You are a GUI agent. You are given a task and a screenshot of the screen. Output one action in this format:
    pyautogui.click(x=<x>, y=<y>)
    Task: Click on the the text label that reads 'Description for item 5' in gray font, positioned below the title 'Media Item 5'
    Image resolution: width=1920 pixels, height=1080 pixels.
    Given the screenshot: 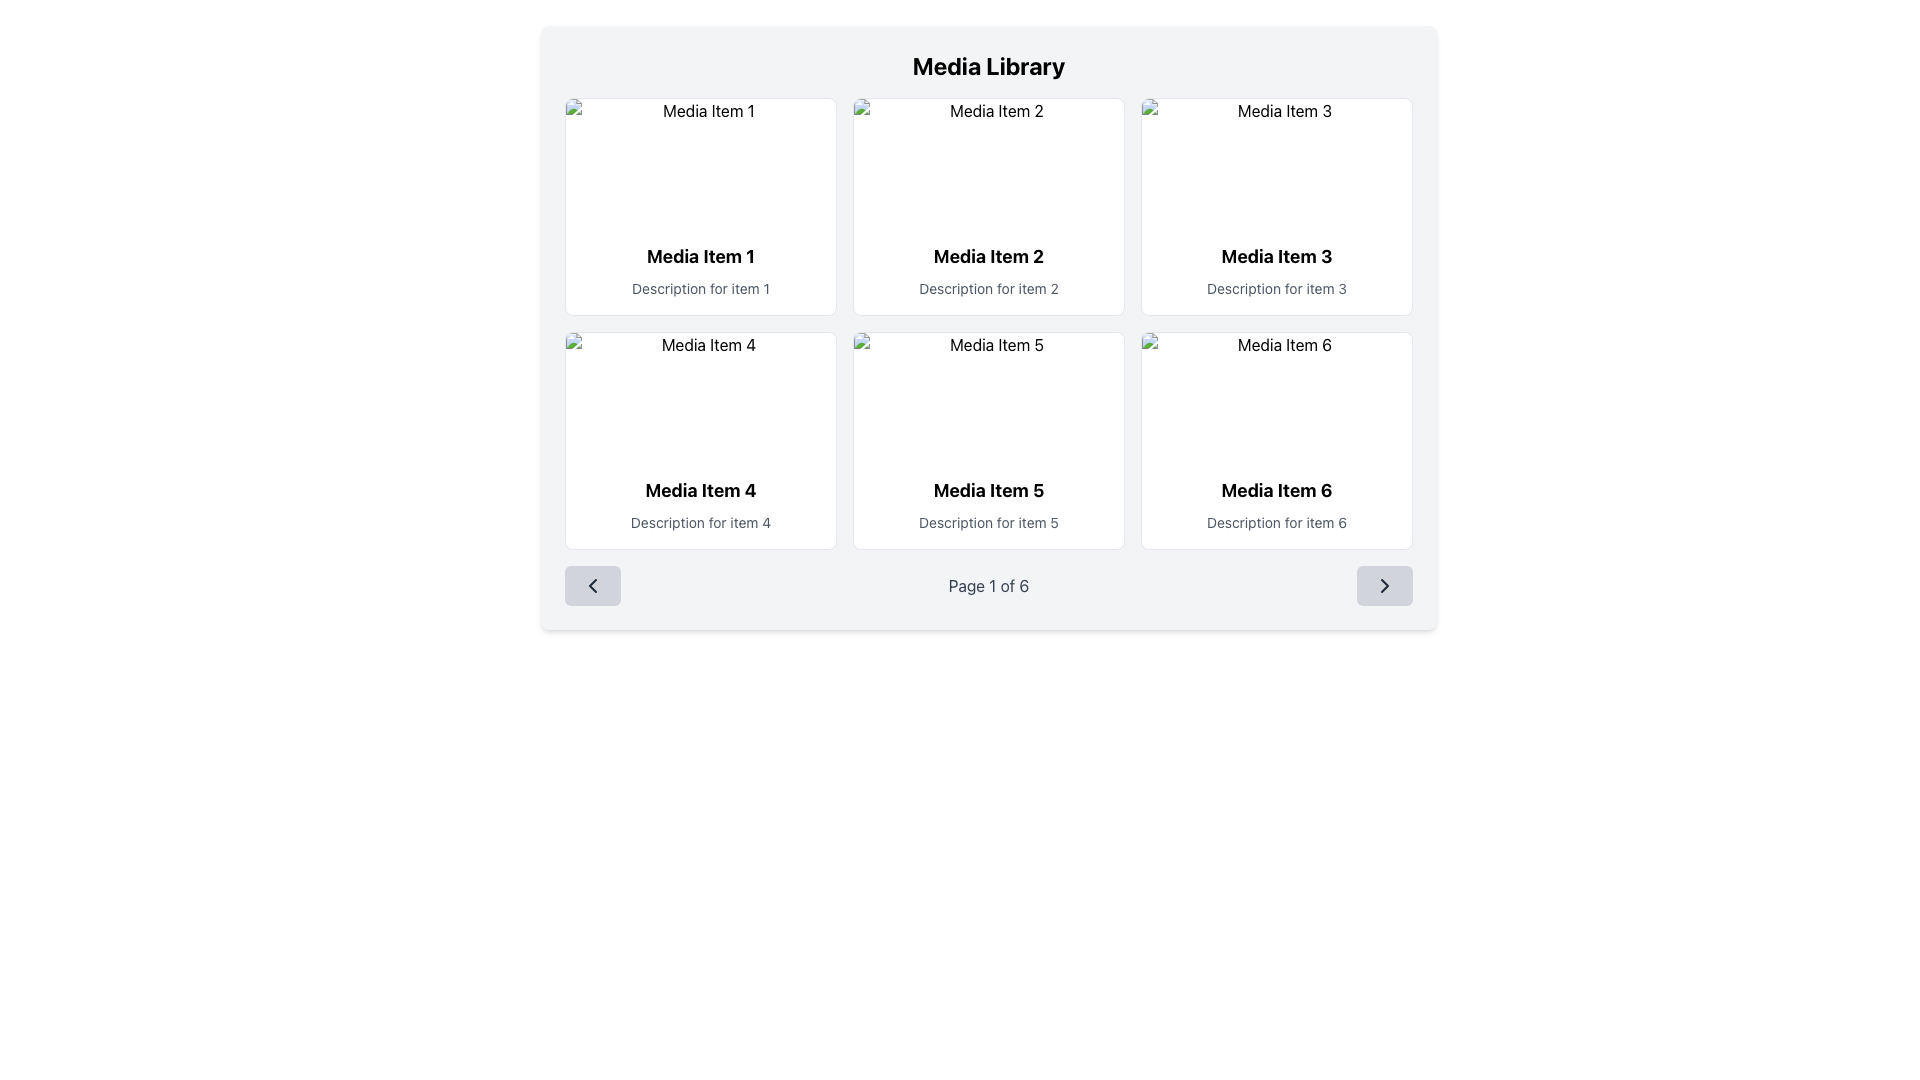 What is the action you would take?
    pyautogui.click(x=988, y=522)
    